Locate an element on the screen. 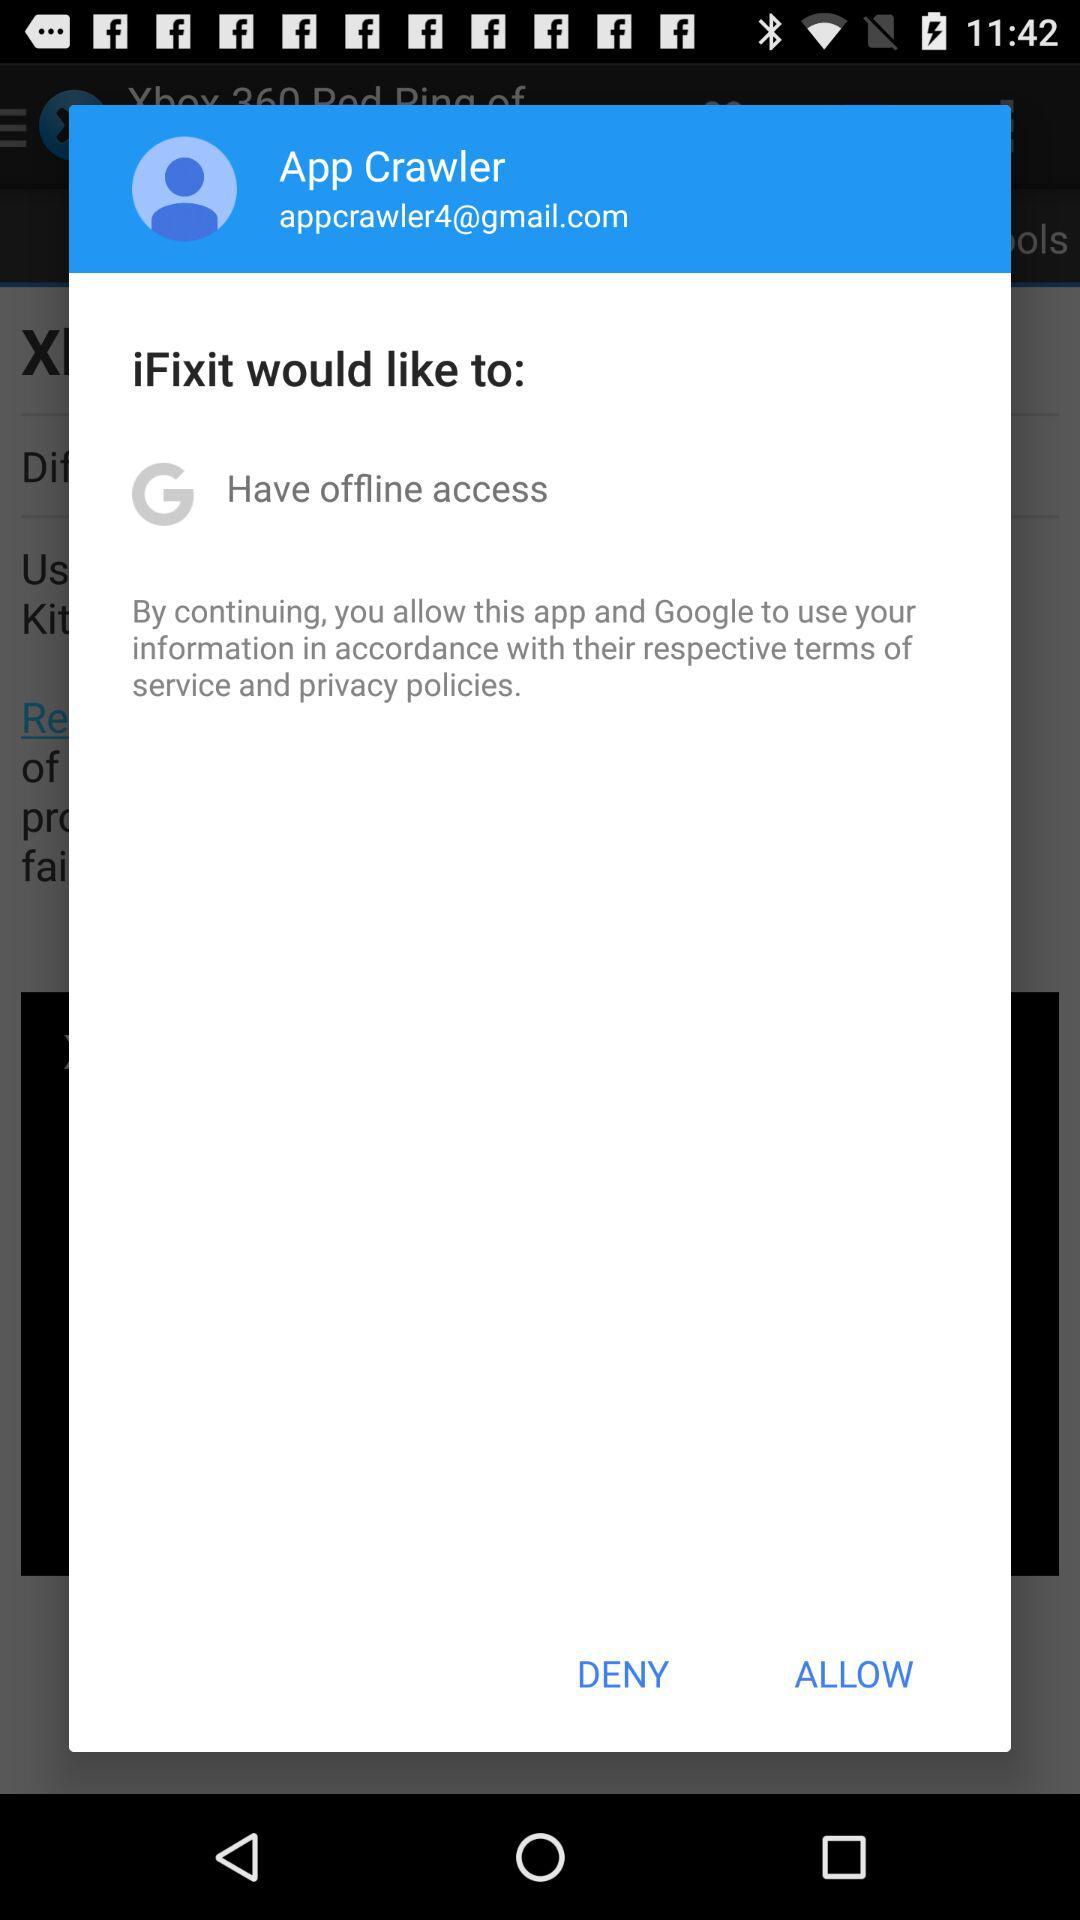  the app crawler item is located at coordinates (392, 164).